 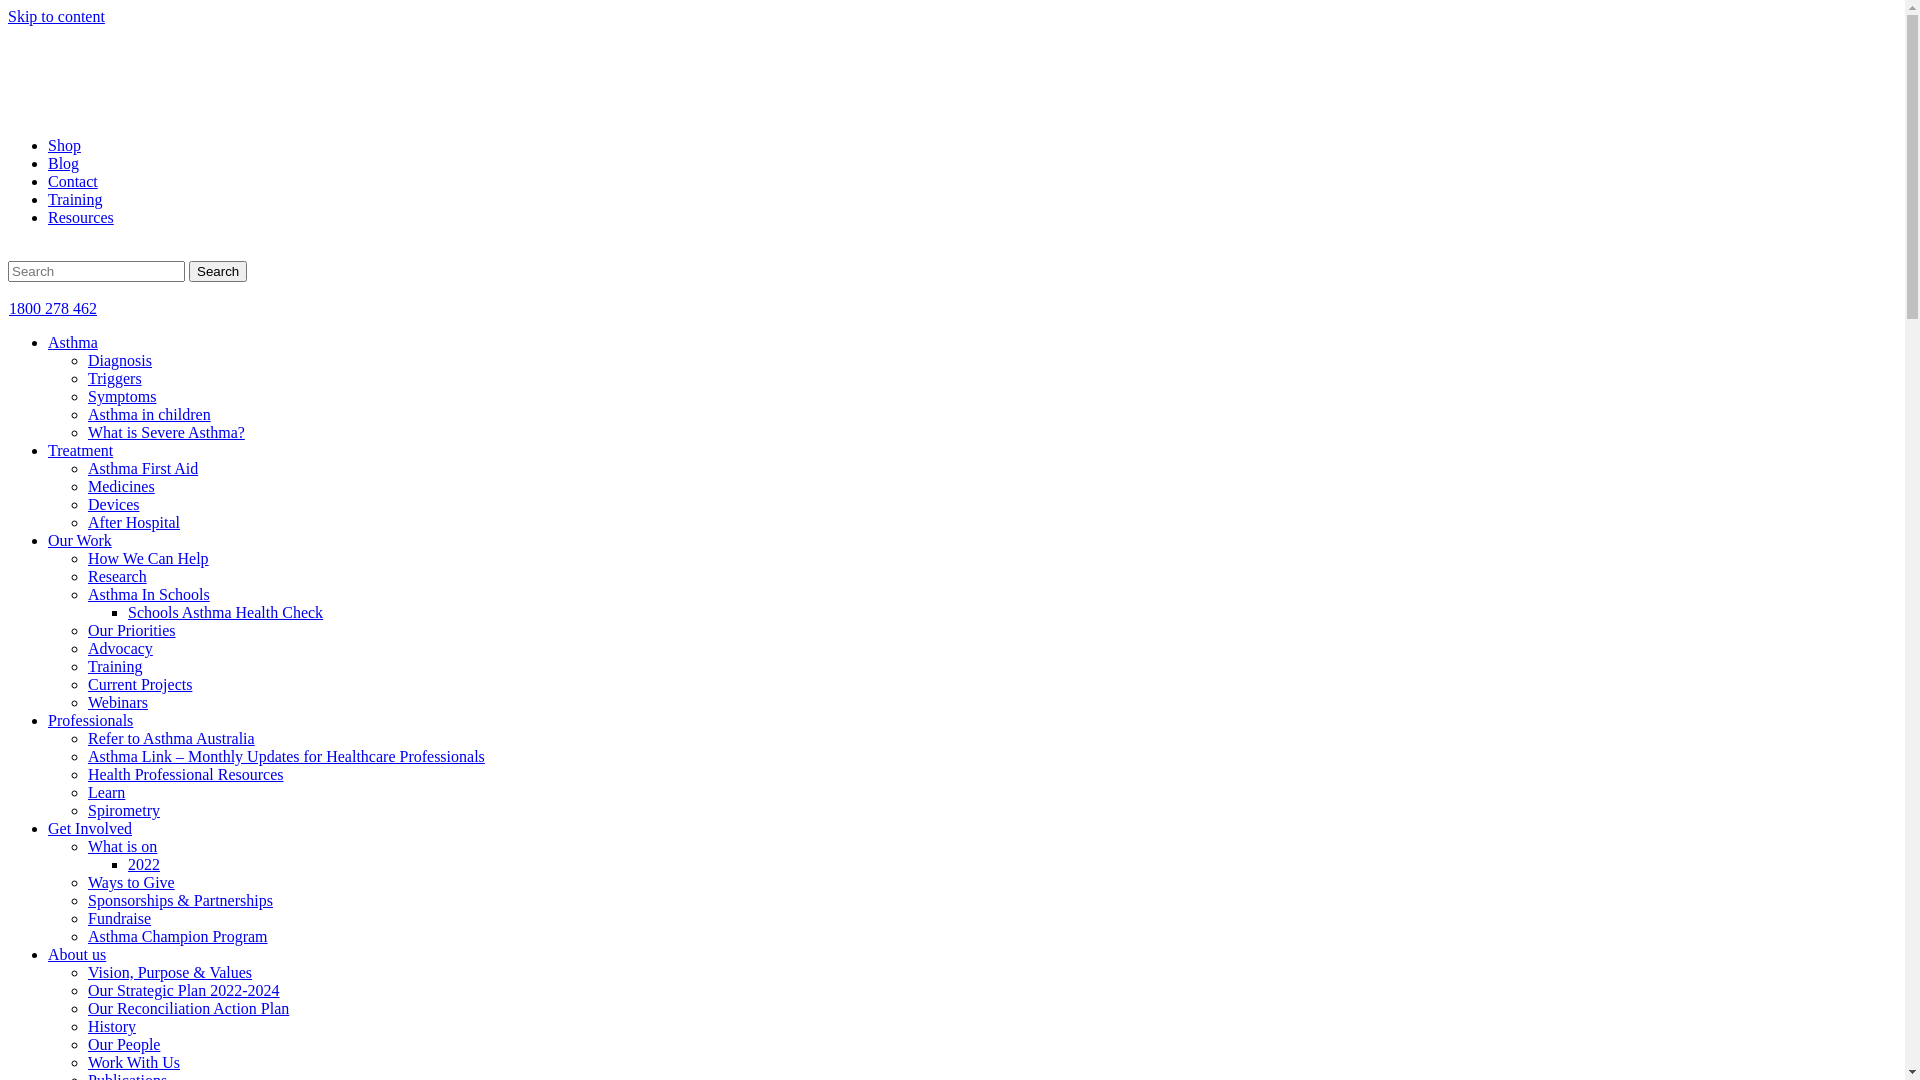 What do you see at coordinates (130, 881) in the screenshot?
I see `'Ways to Give'` at bounding box center [130, 881].